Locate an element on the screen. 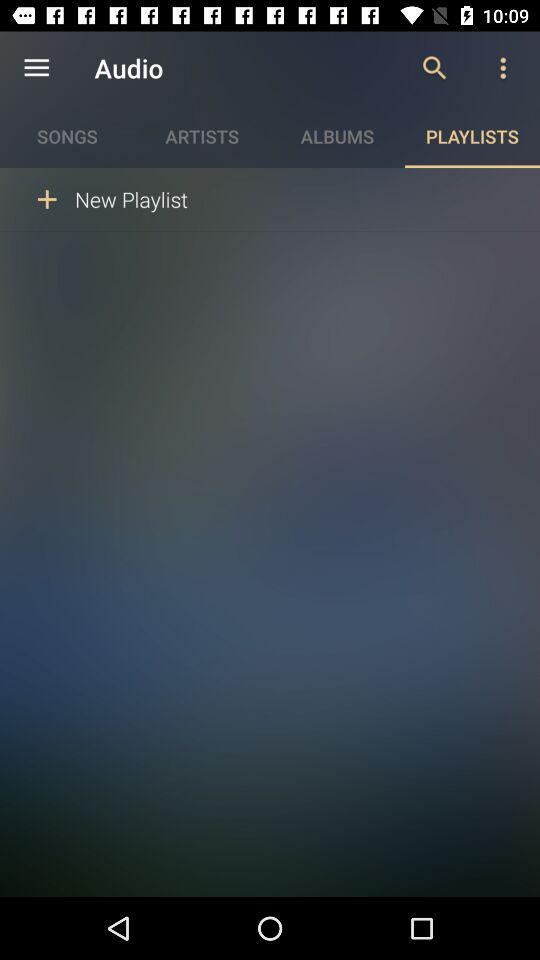 This screenshot has height=960, width=540. the item next to the audio icon is located at coordinates (36, 68).